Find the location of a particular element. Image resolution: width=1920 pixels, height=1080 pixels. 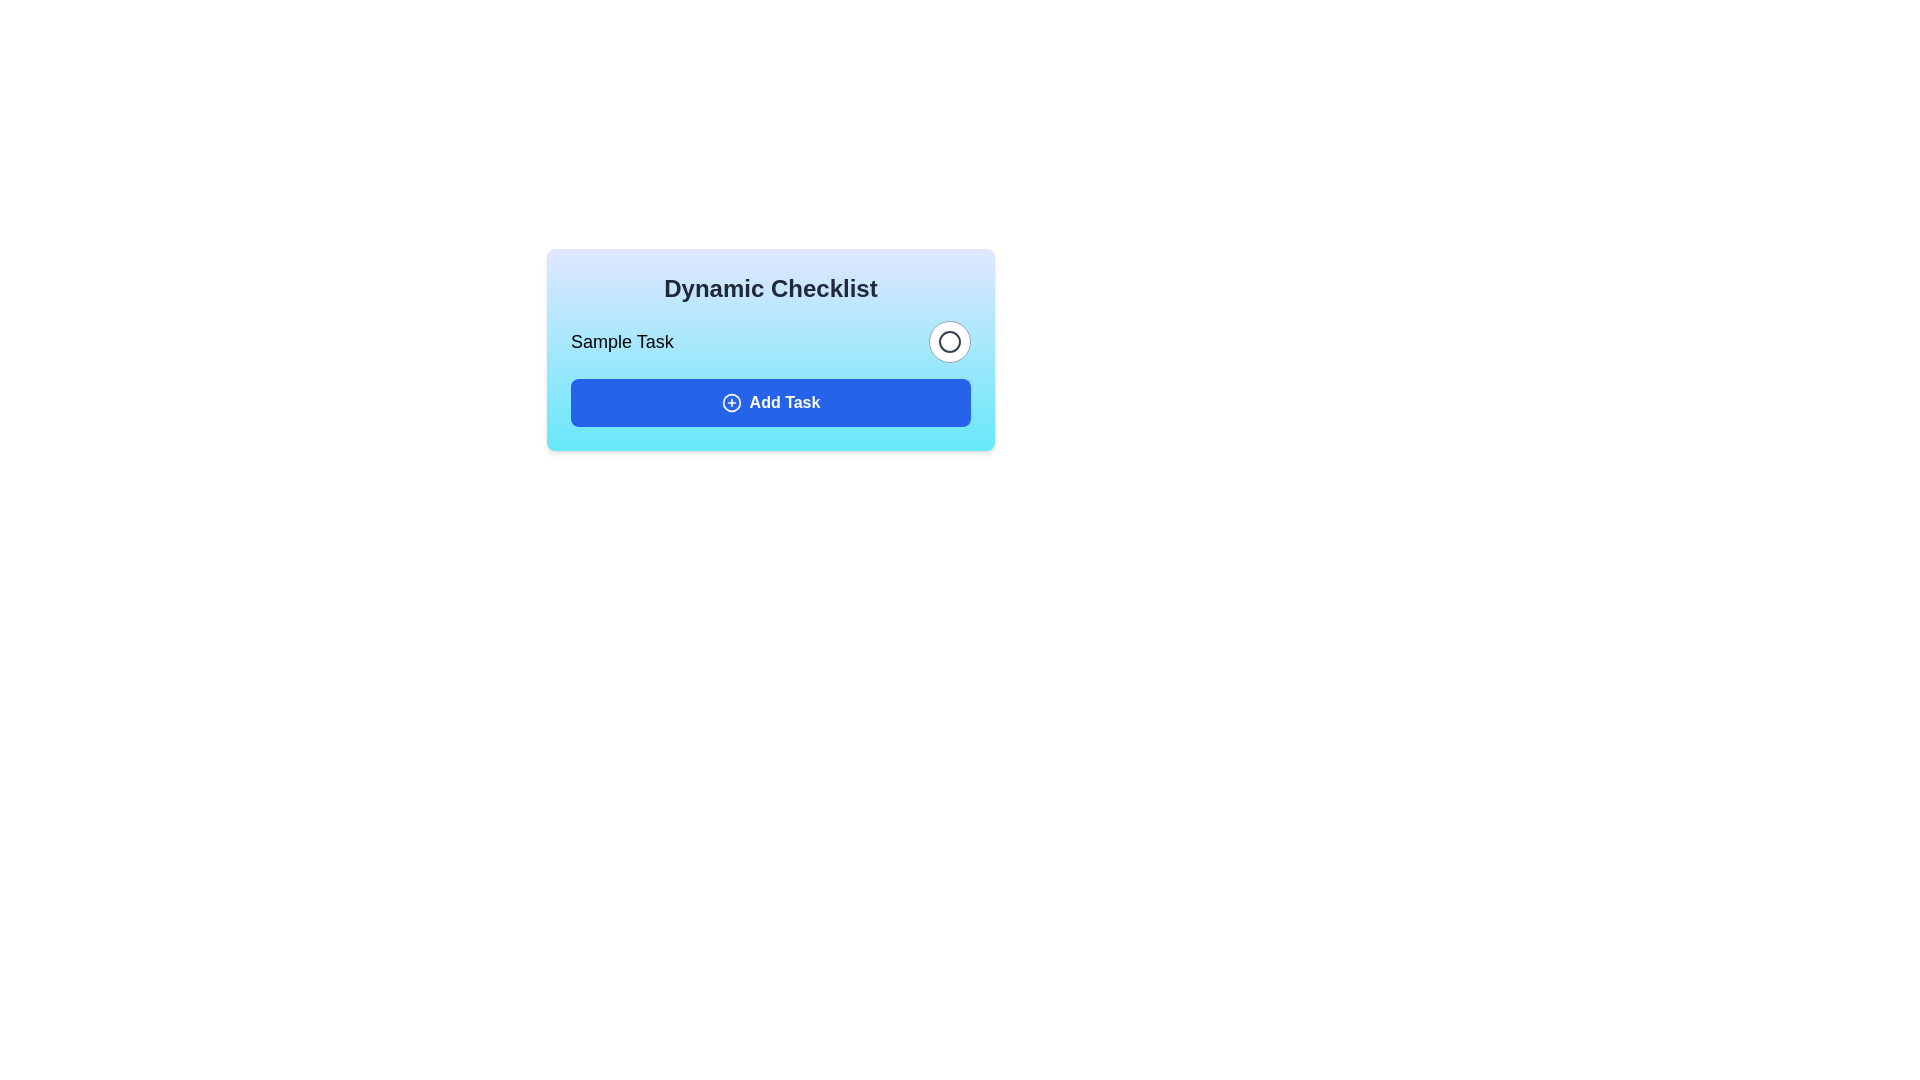

the 'Add Task' button to add a new task to the checklist is located at coordinates (770, 402).